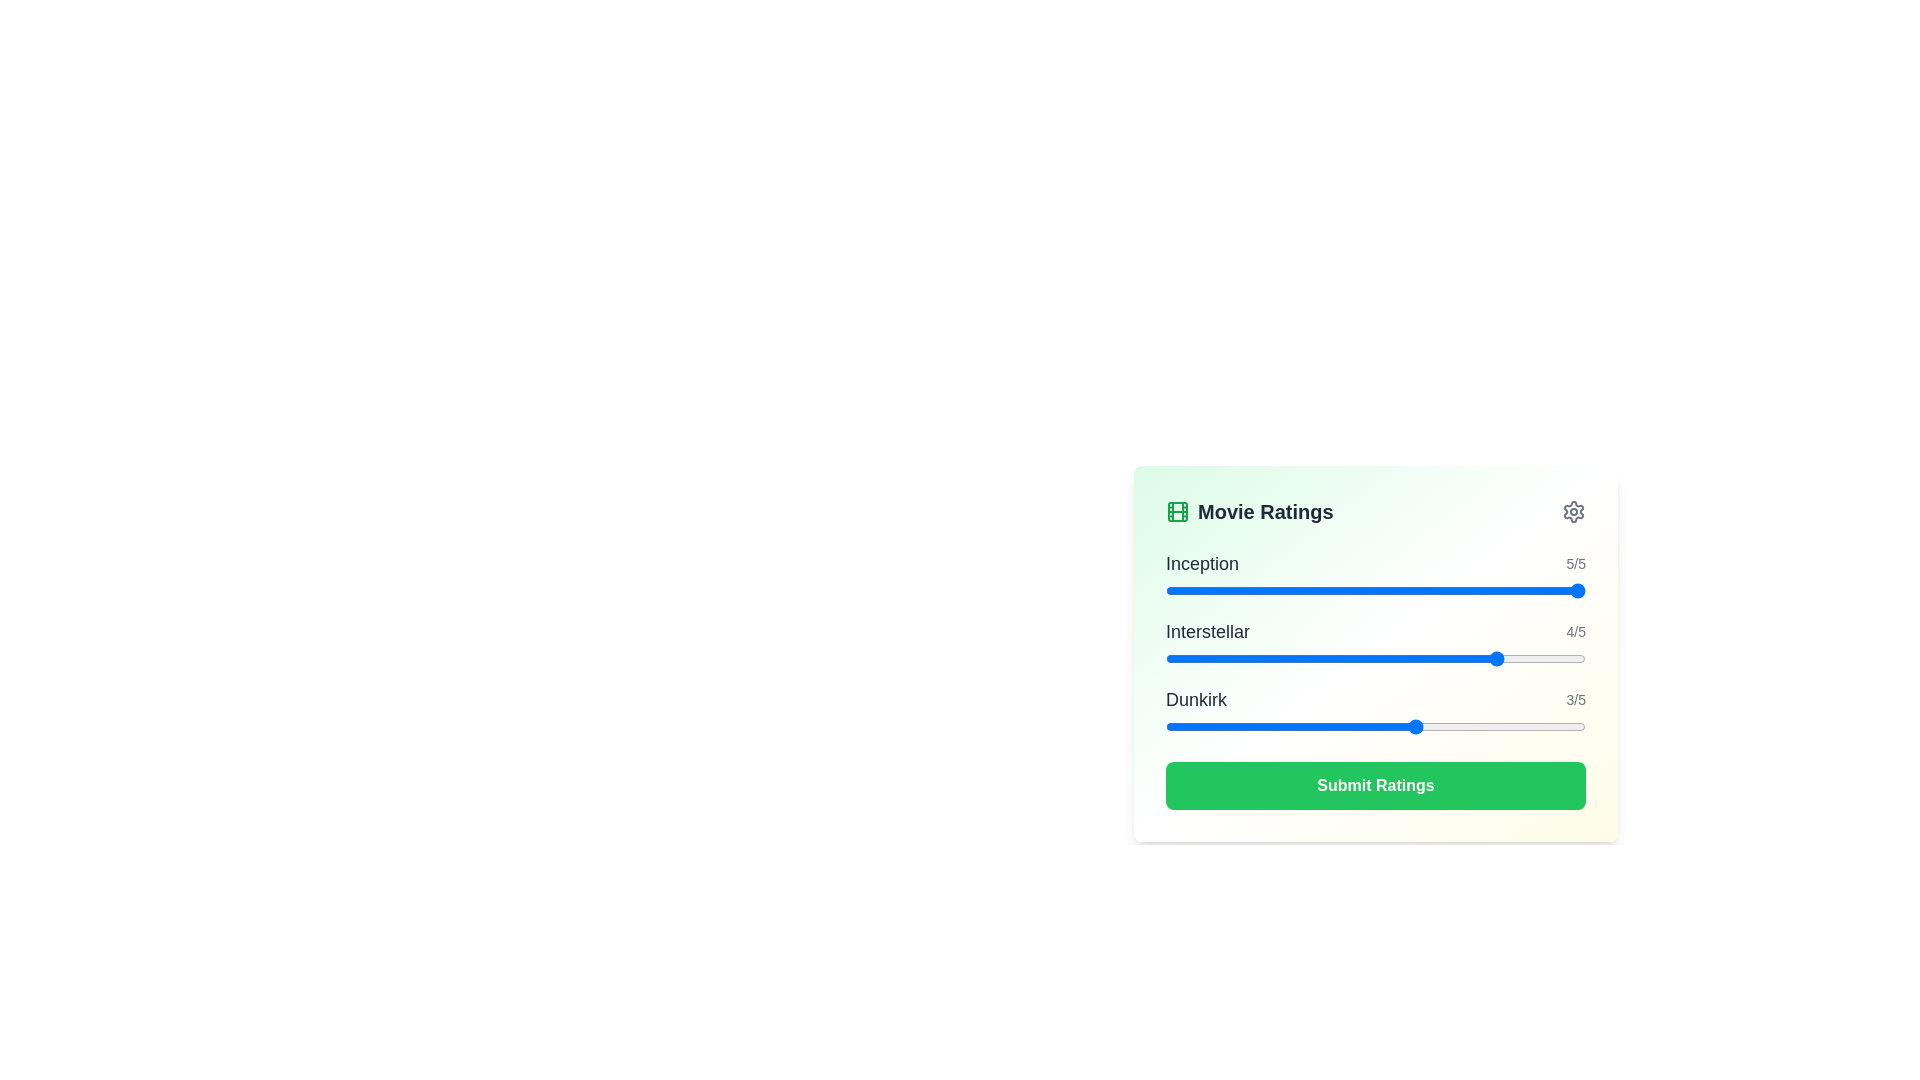  Describe the element at coordinates (1375, 785) in the screenshot. I see `the submit button for movie ratings, which is located at the bottom of the 'Movie Ratings' panel` at that location.